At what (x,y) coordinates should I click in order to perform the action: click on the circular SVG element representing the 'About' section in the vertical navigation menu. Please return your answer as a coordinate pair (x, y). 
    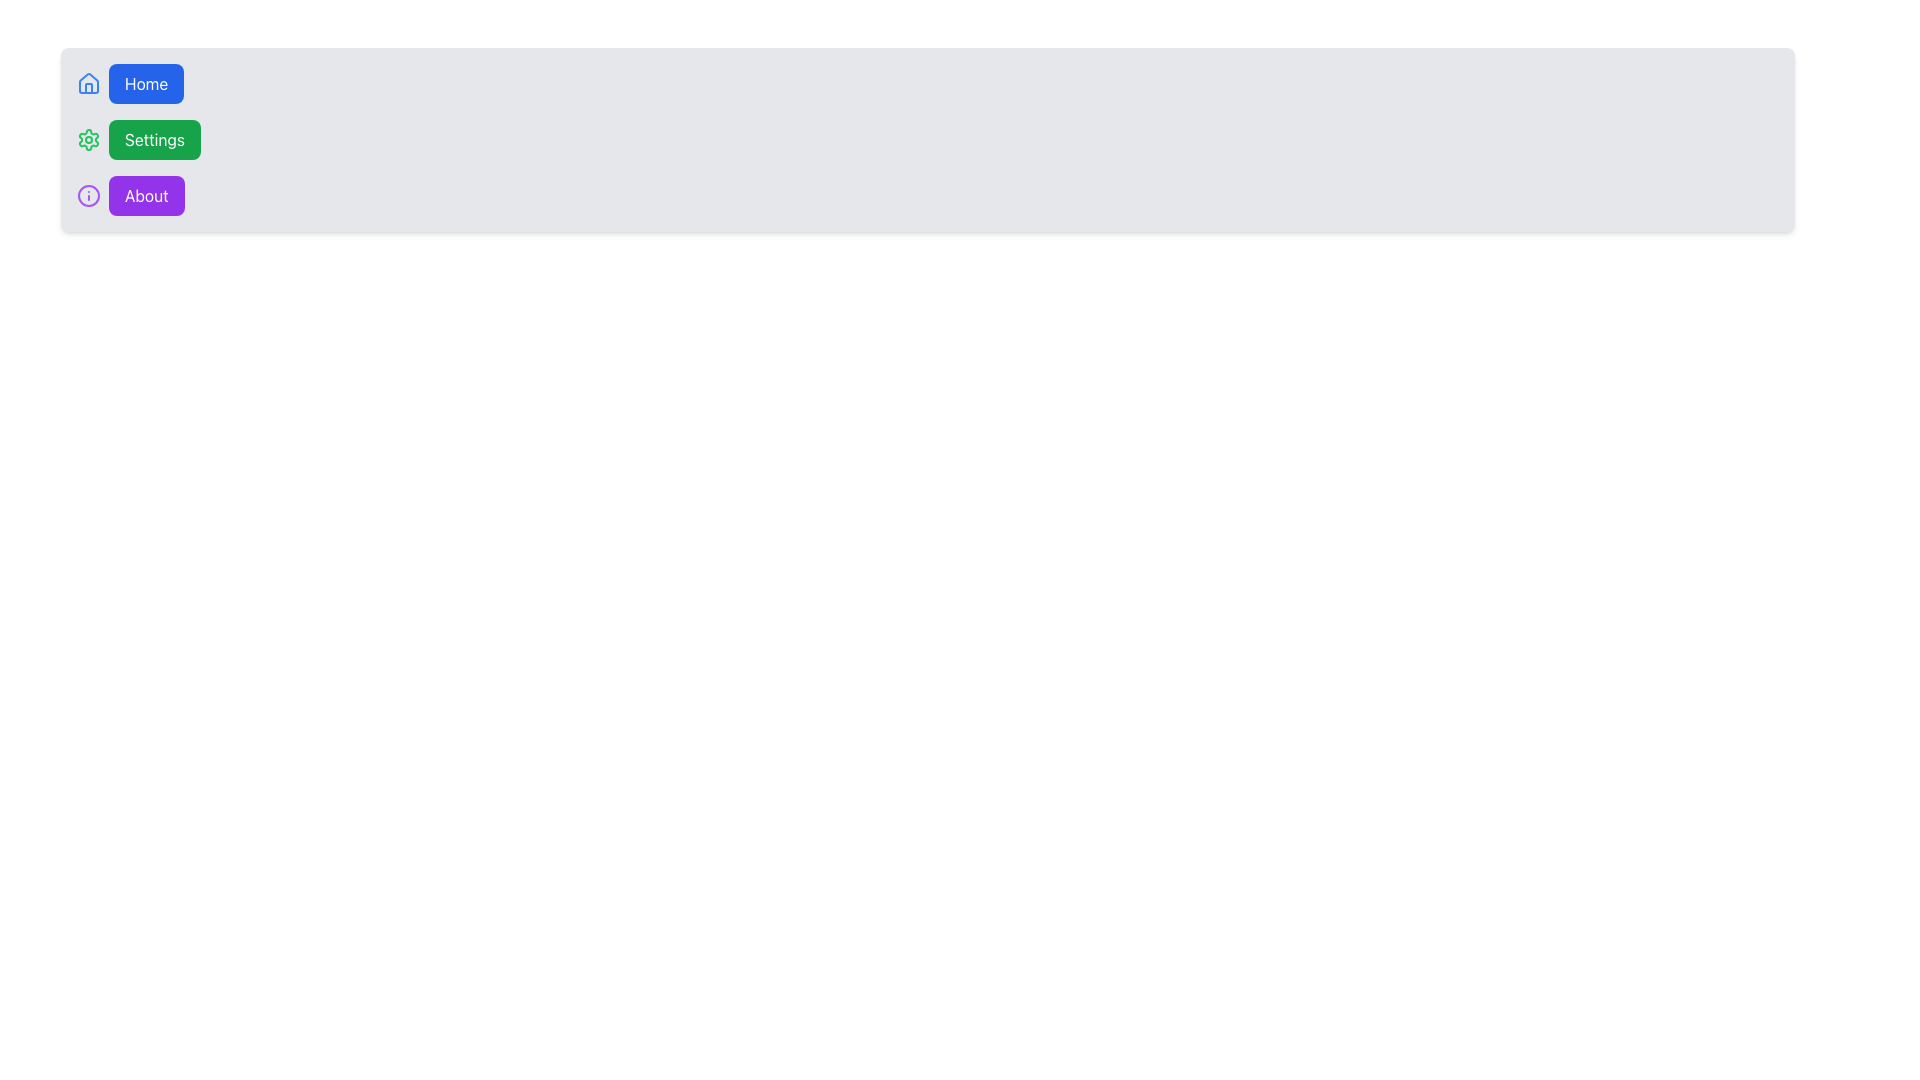
    Looking at the image, I should click on (88, 196).